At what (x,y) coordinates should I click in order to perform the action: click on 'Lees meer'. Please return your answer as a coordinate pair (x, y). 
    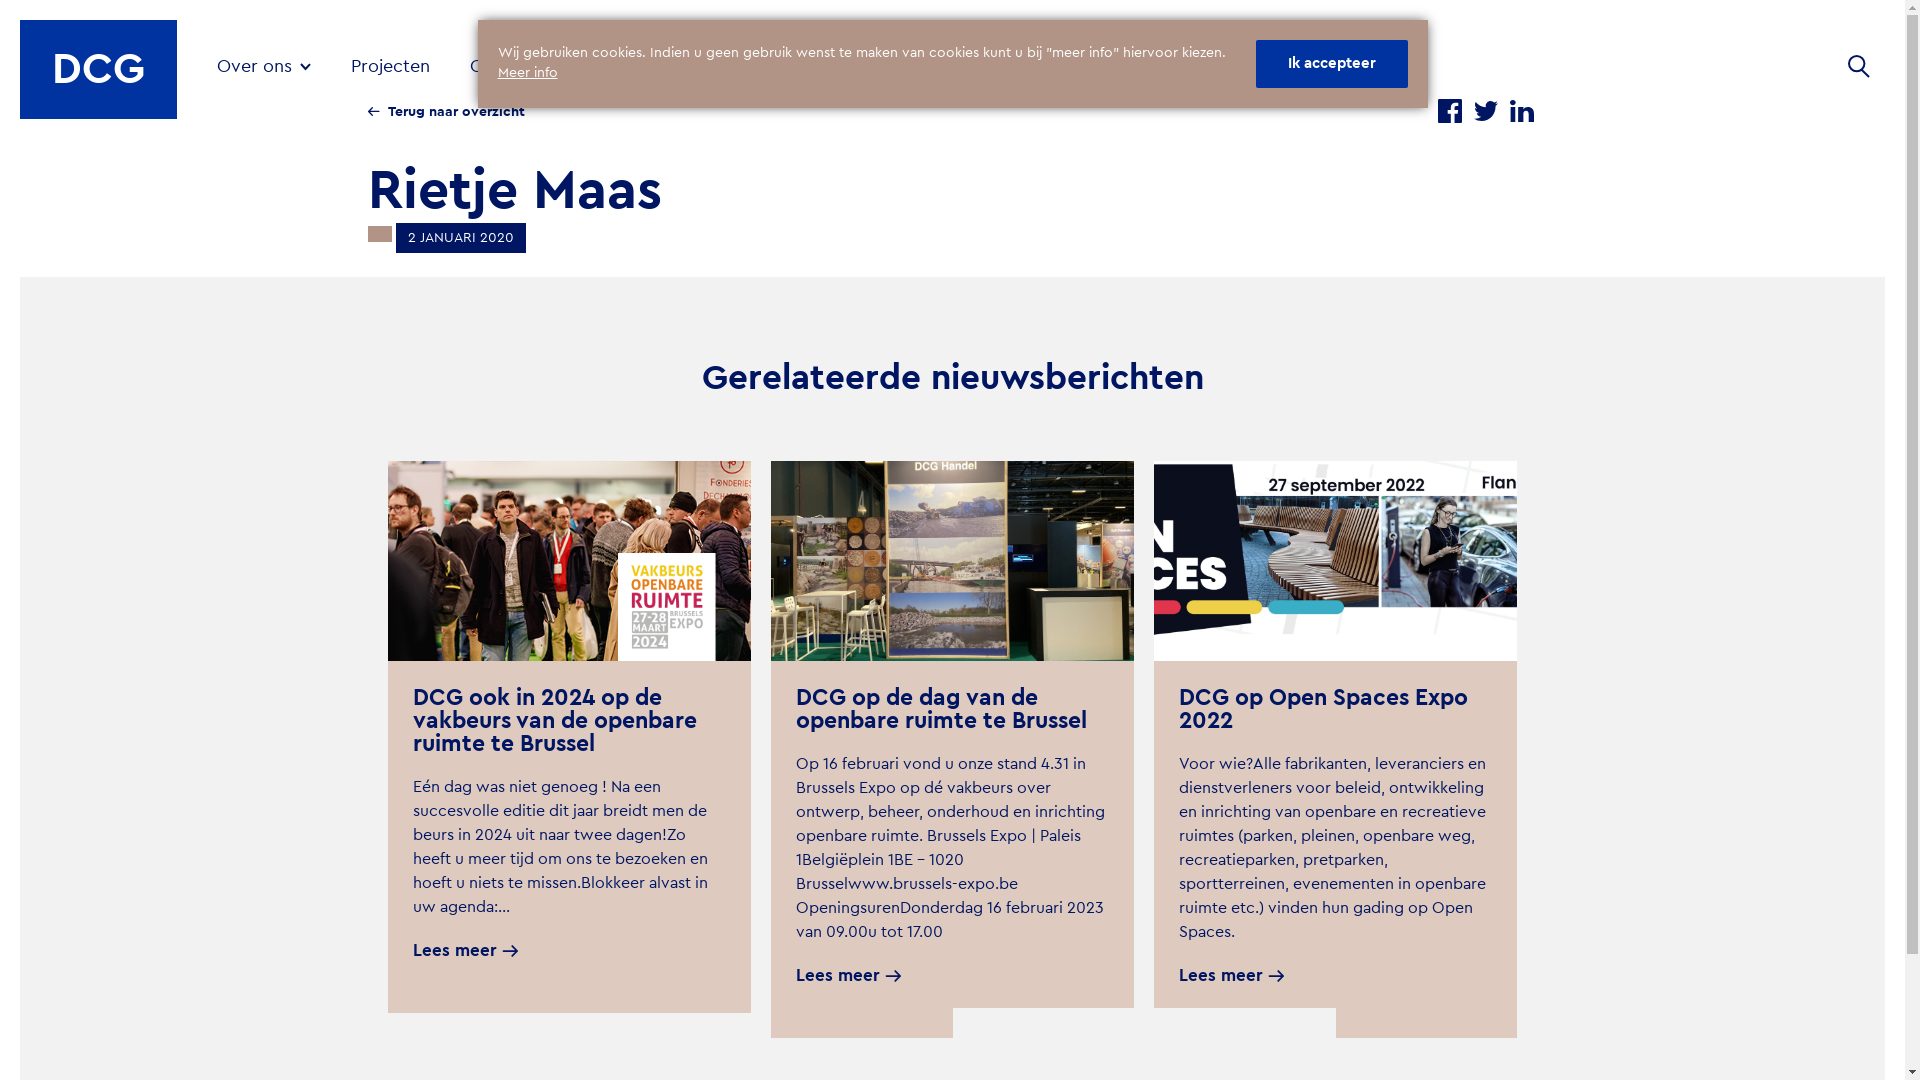
    Looking at the image, I should click on (1230, 974).